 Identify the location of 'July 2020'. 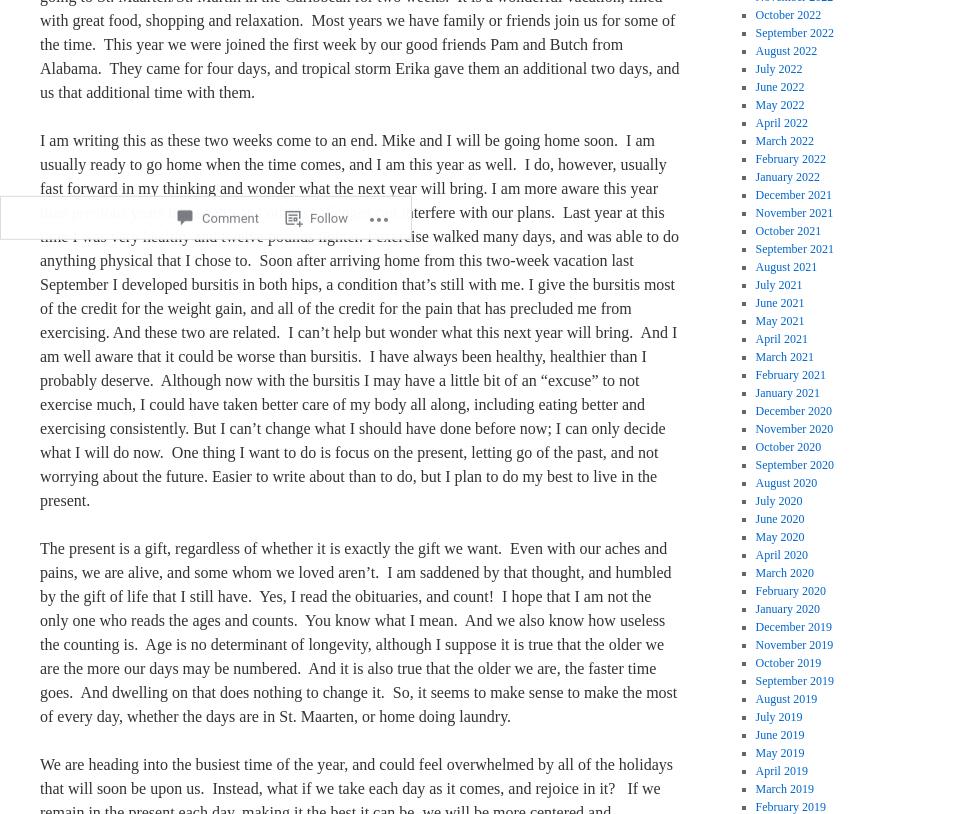
(754, 500).